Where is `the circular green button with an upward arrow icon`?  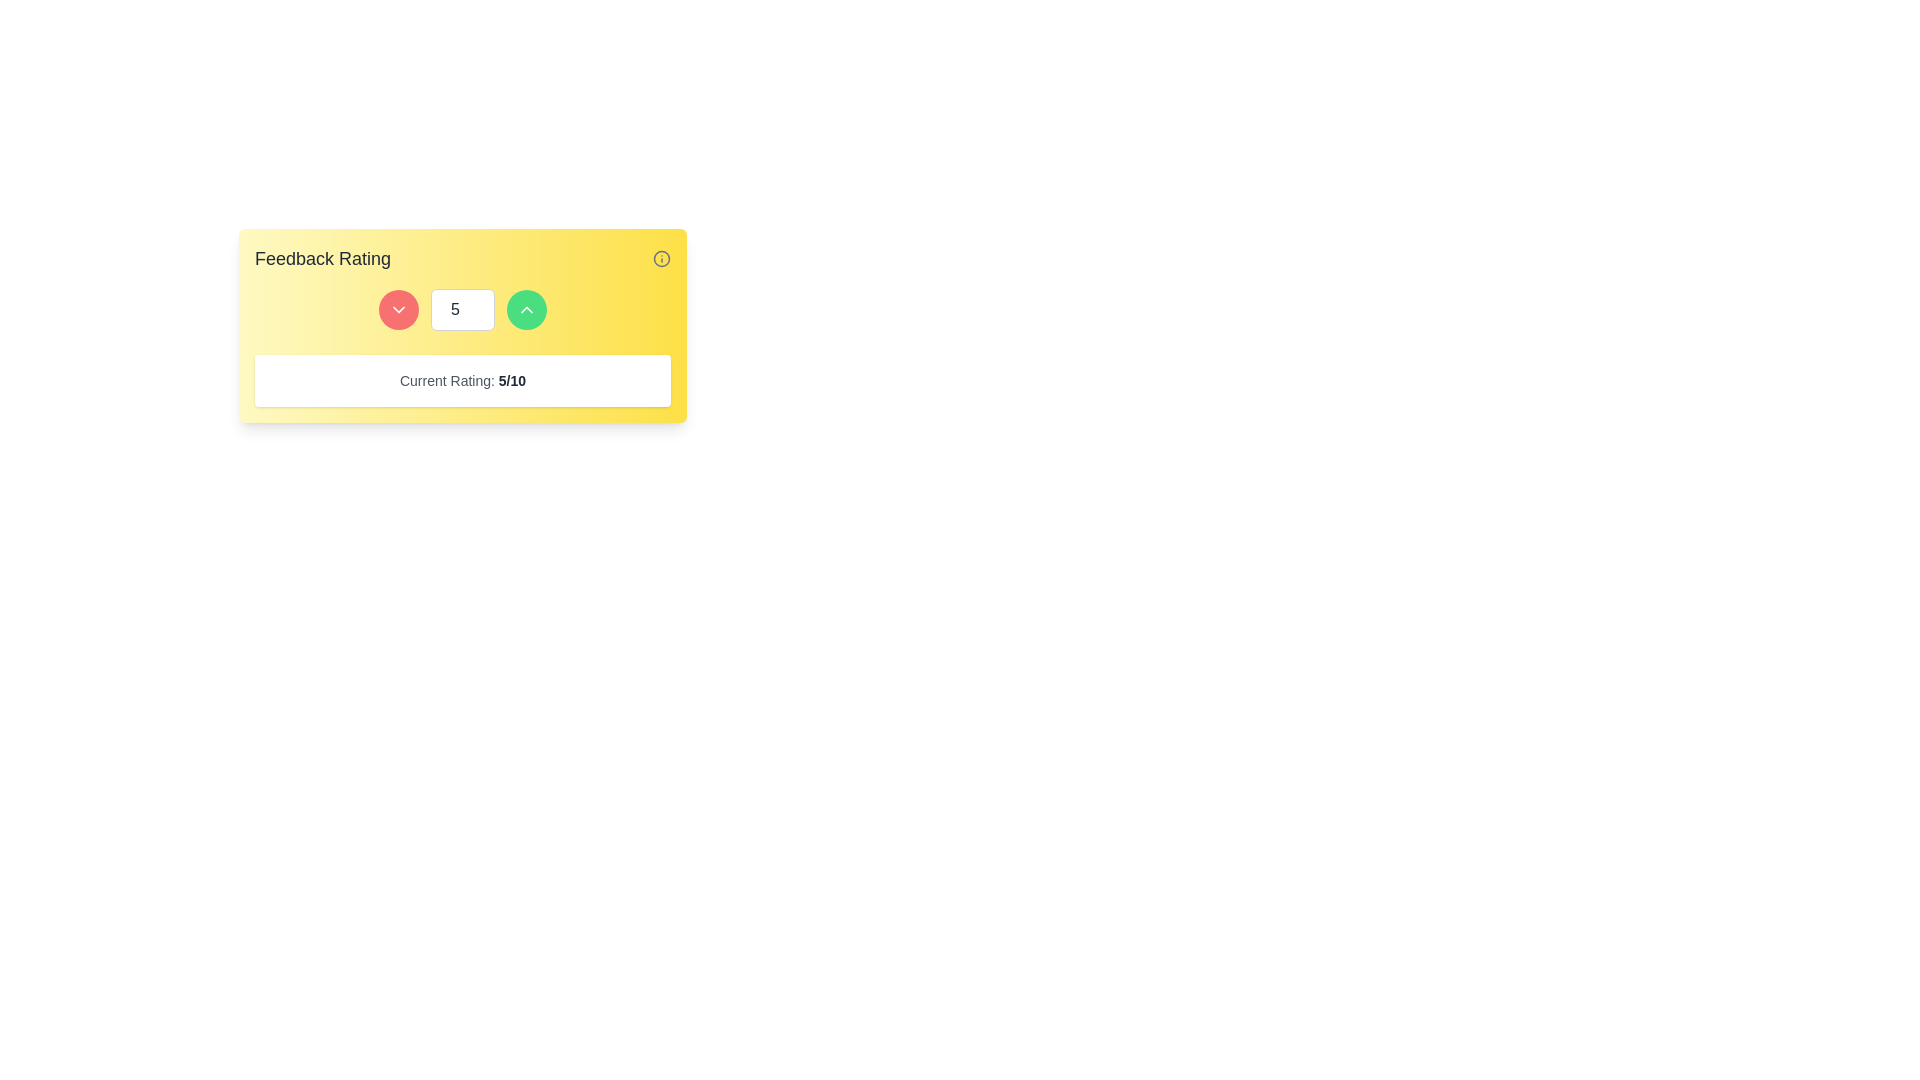 the circular green button with an upward arrow icon is located at coordinates (527, 309).